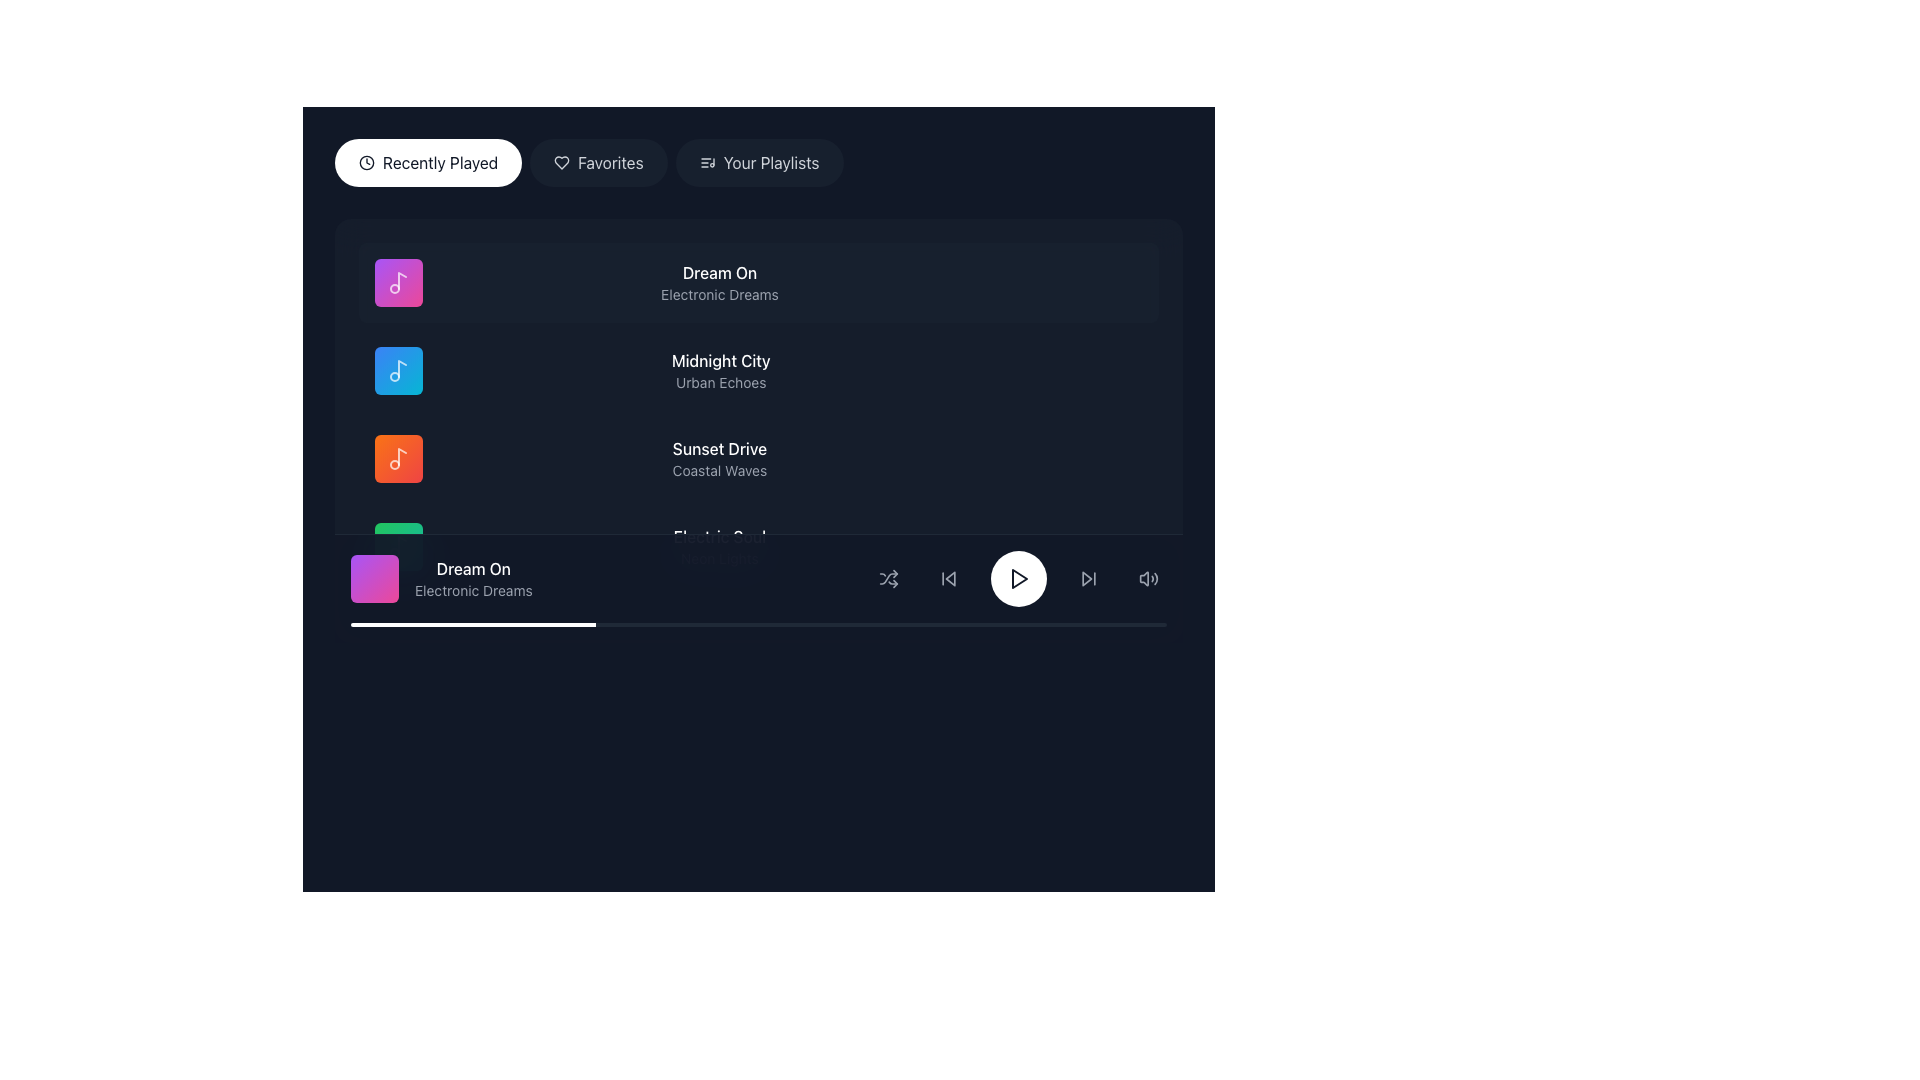 This screenshot has height=1080, width=1920. Describe the element at coordinates (757, 370) in the screenshot. I see `the list item containing the title 'Midnight City' and subtitle 'Urban Echoes', which is the second item in the music list` at that location.